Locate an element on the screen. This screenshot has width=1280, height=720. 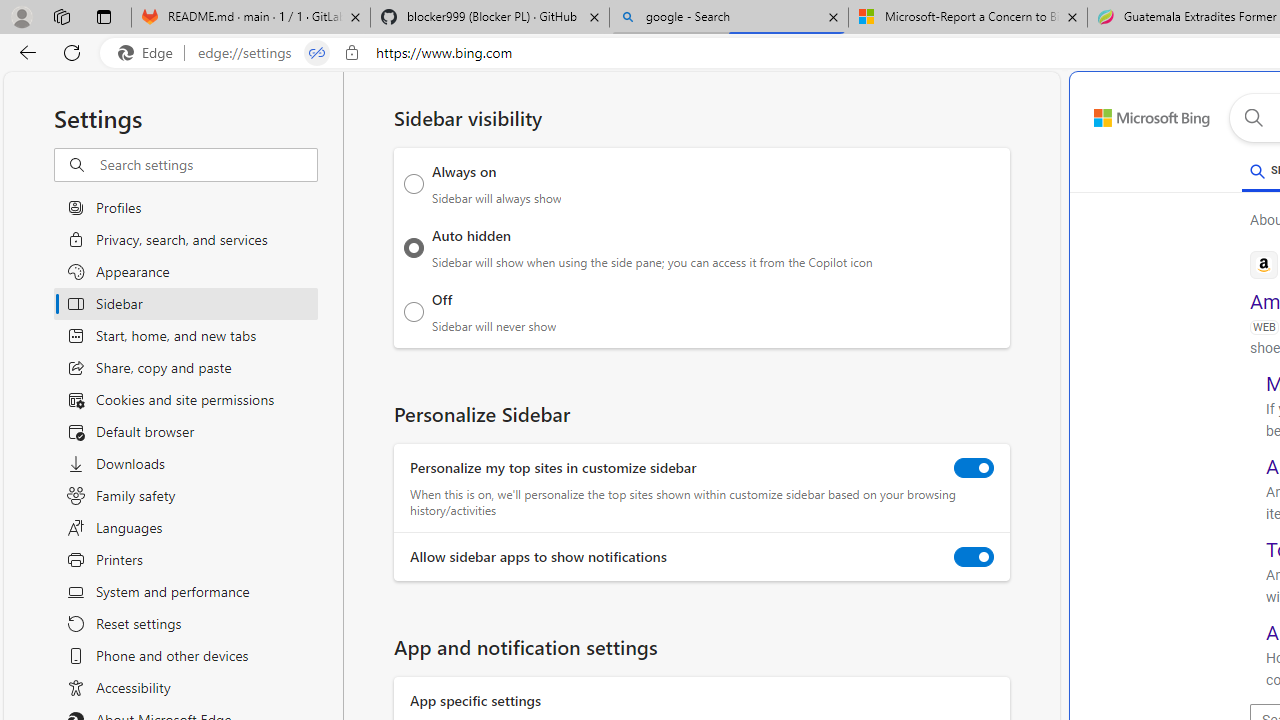
'Edge' is located at coordinates (149, 52).